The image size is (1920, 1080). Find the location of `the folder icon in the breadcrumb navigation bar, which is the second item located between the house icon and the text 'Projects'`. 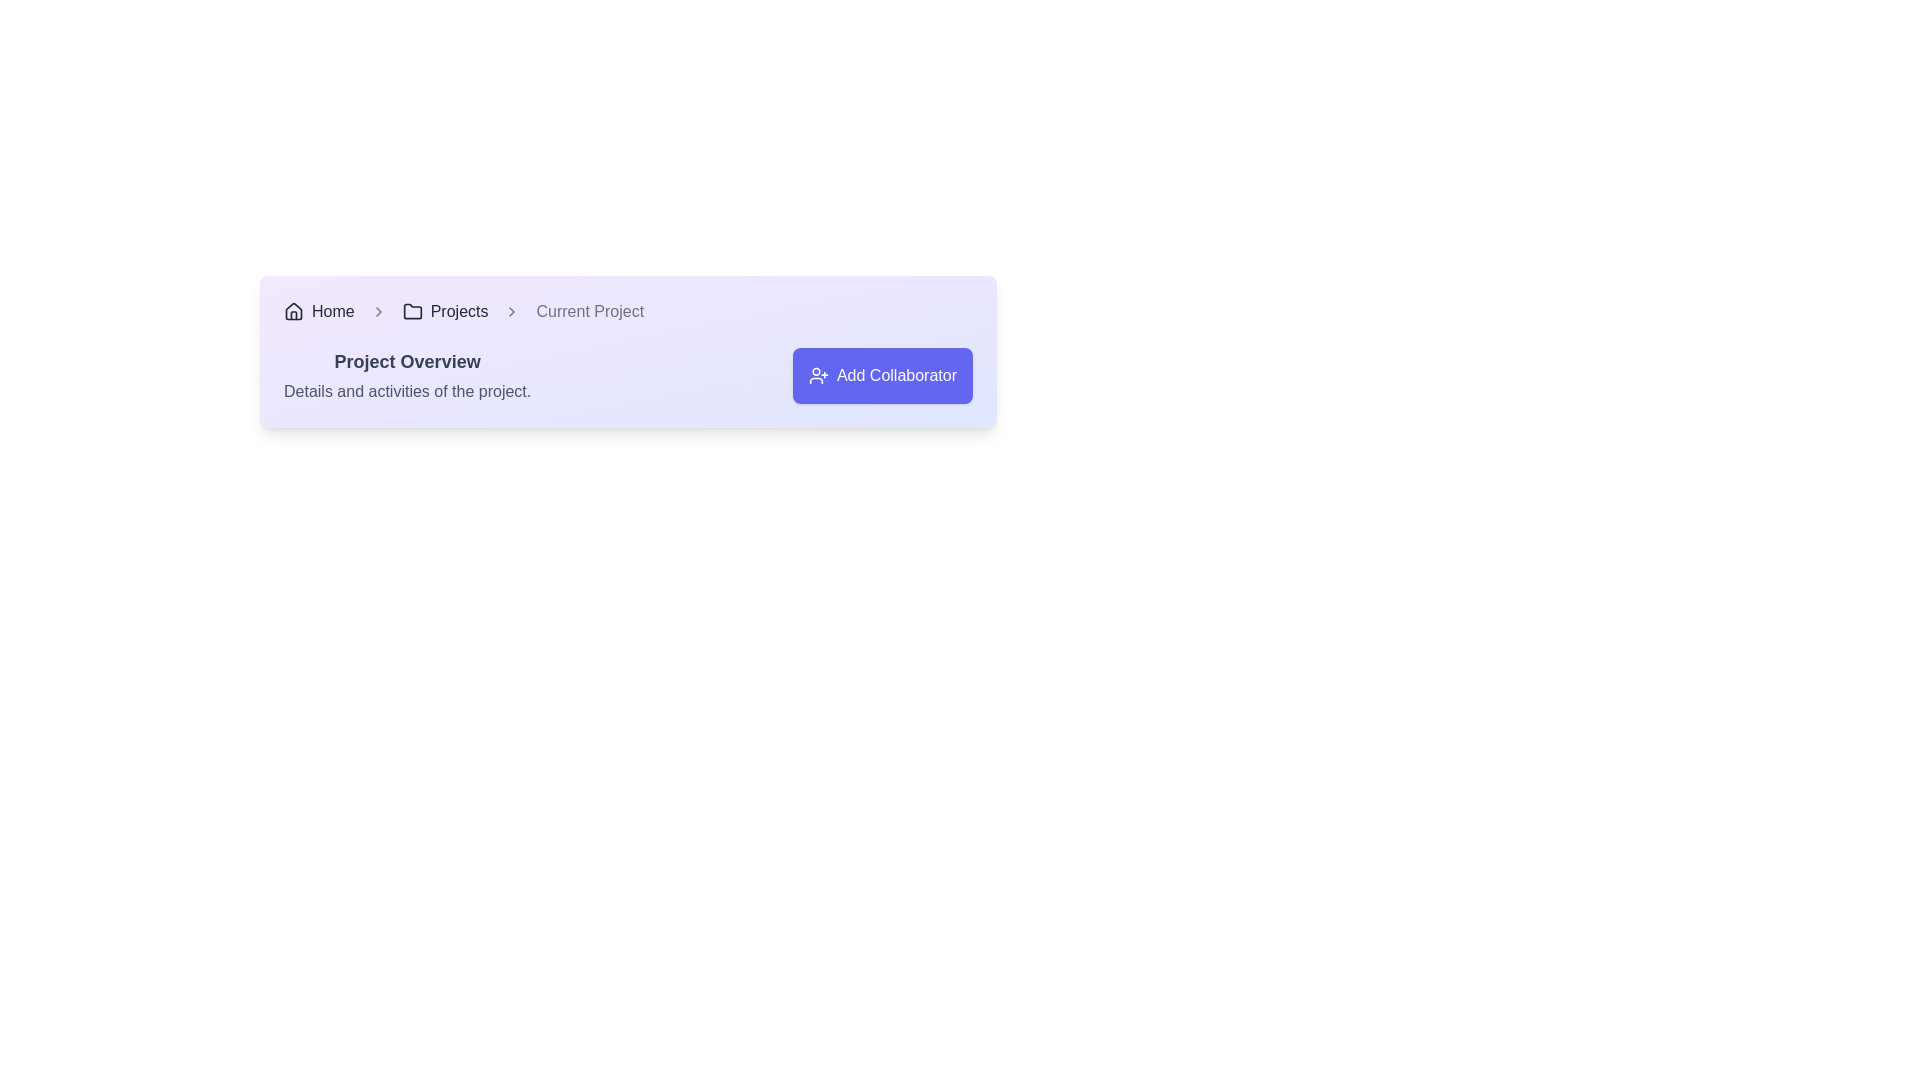

the folder icon in the breadcrumb navigation bar, which is the second item located between the house icon and the text 'Projects' is located at coordinates (411, 311).